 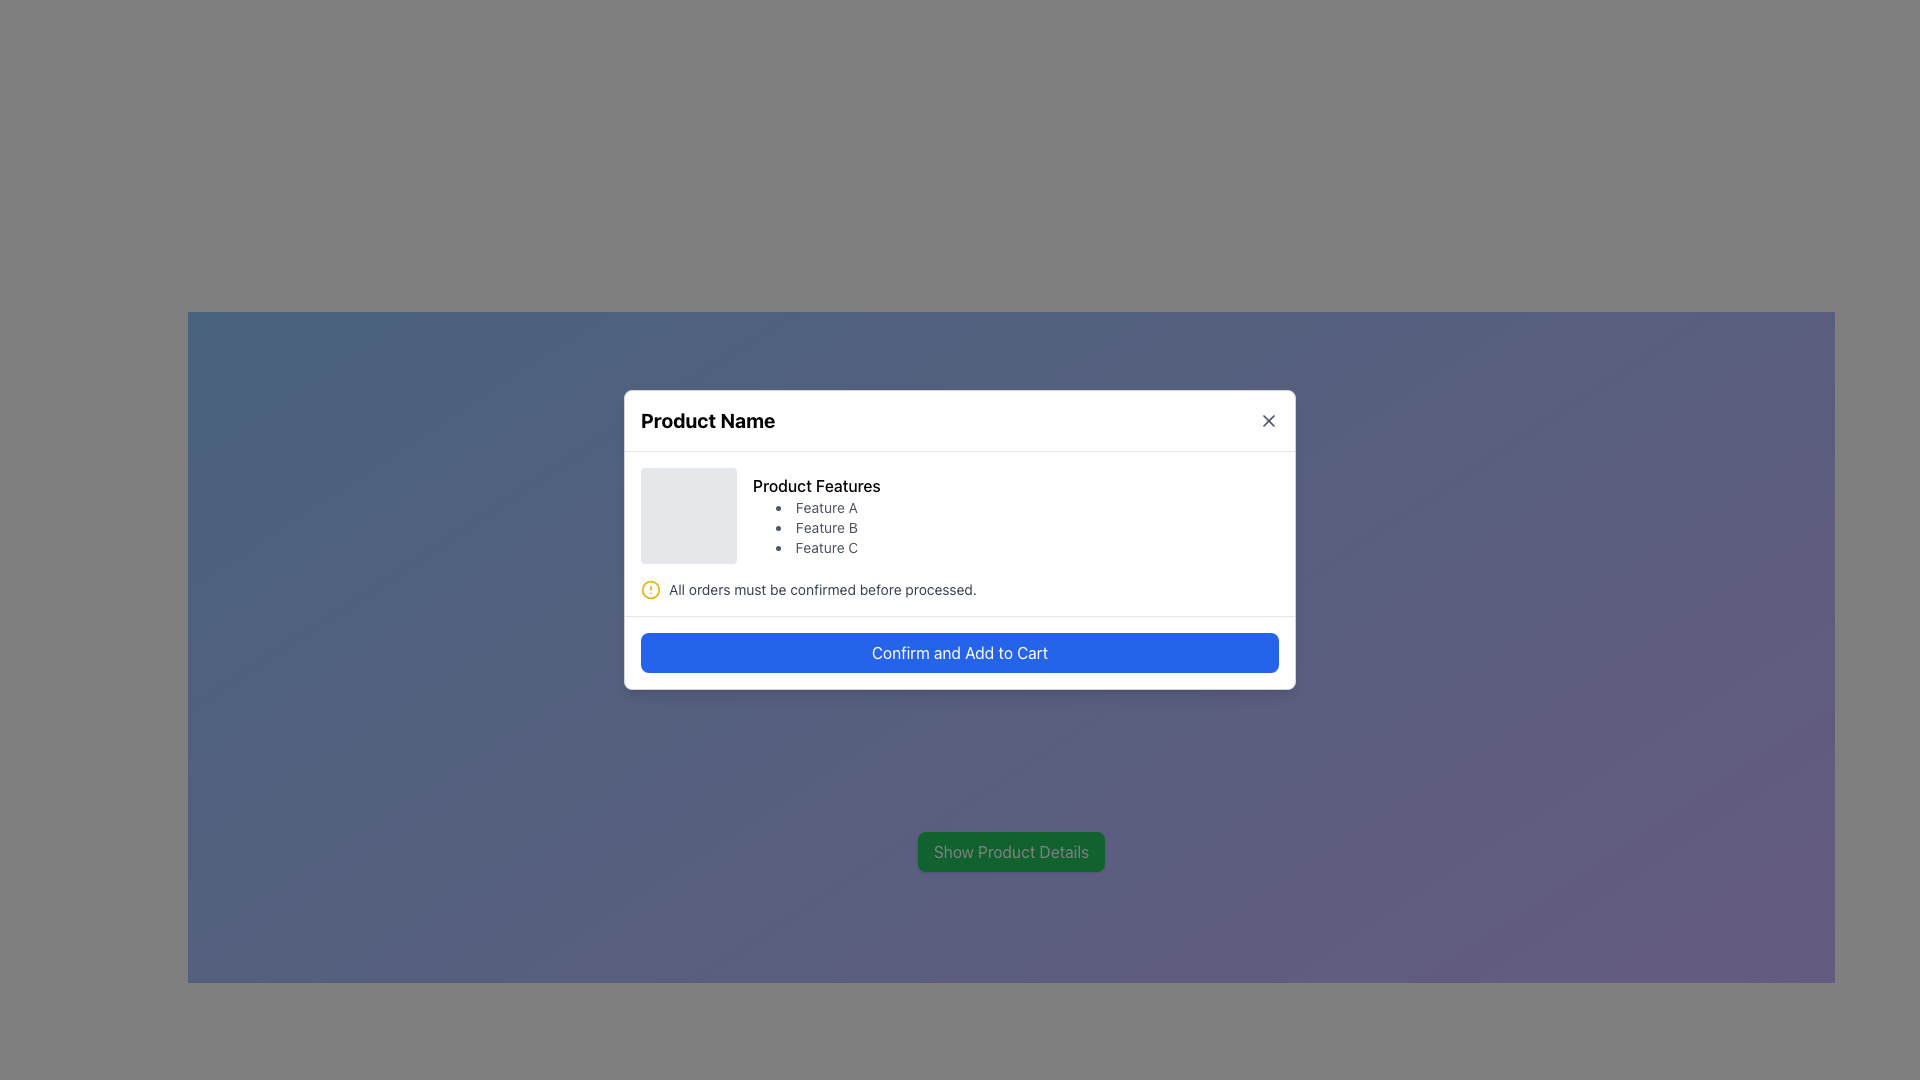 What do you see at coordinates (816, 527) in the screenshot?
I see `contents of the Unordered List located below the 'Product Features' heading in the modal dialog, which displays features of the showcased product` at bounding box center [816, 527].